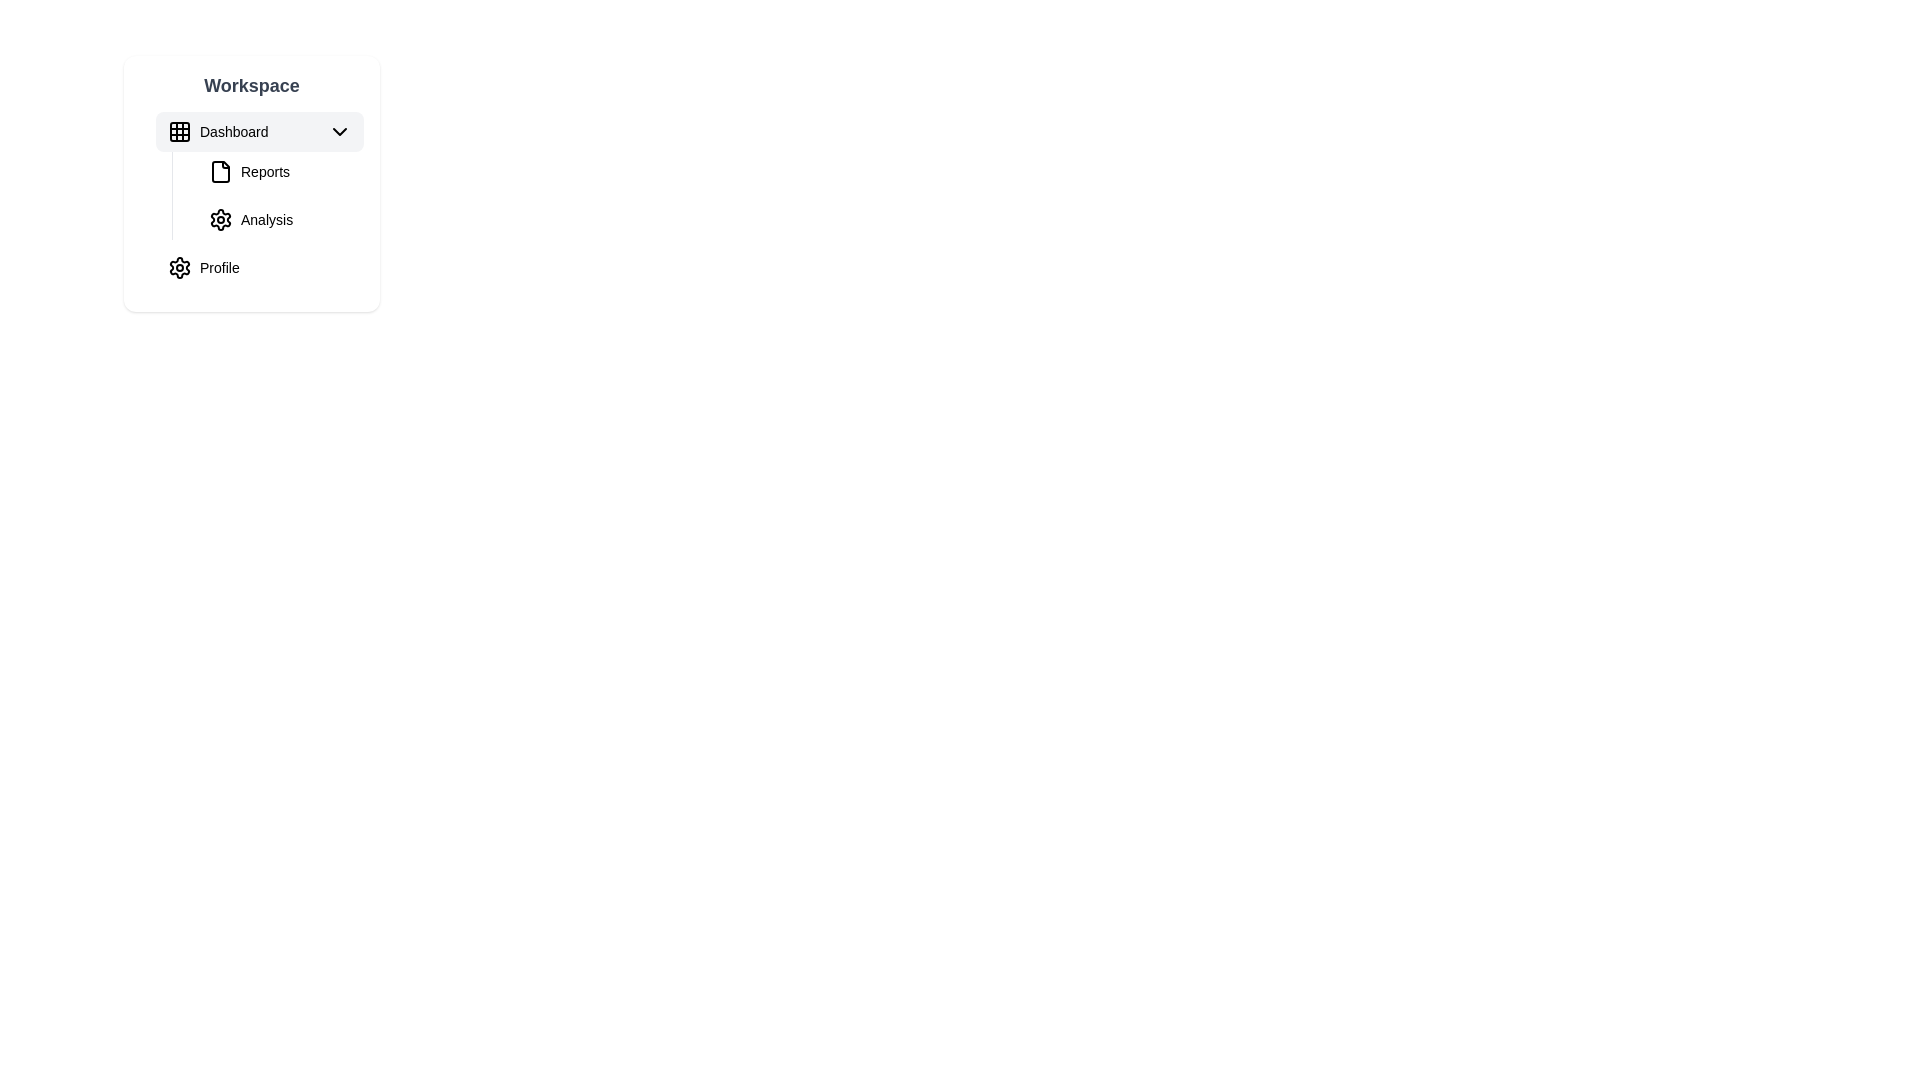 This screenshot has width=1920, height=1080. I want to click on the first menu list item with icon and text in the 'Workspace' menu panel, so click(218, 131).